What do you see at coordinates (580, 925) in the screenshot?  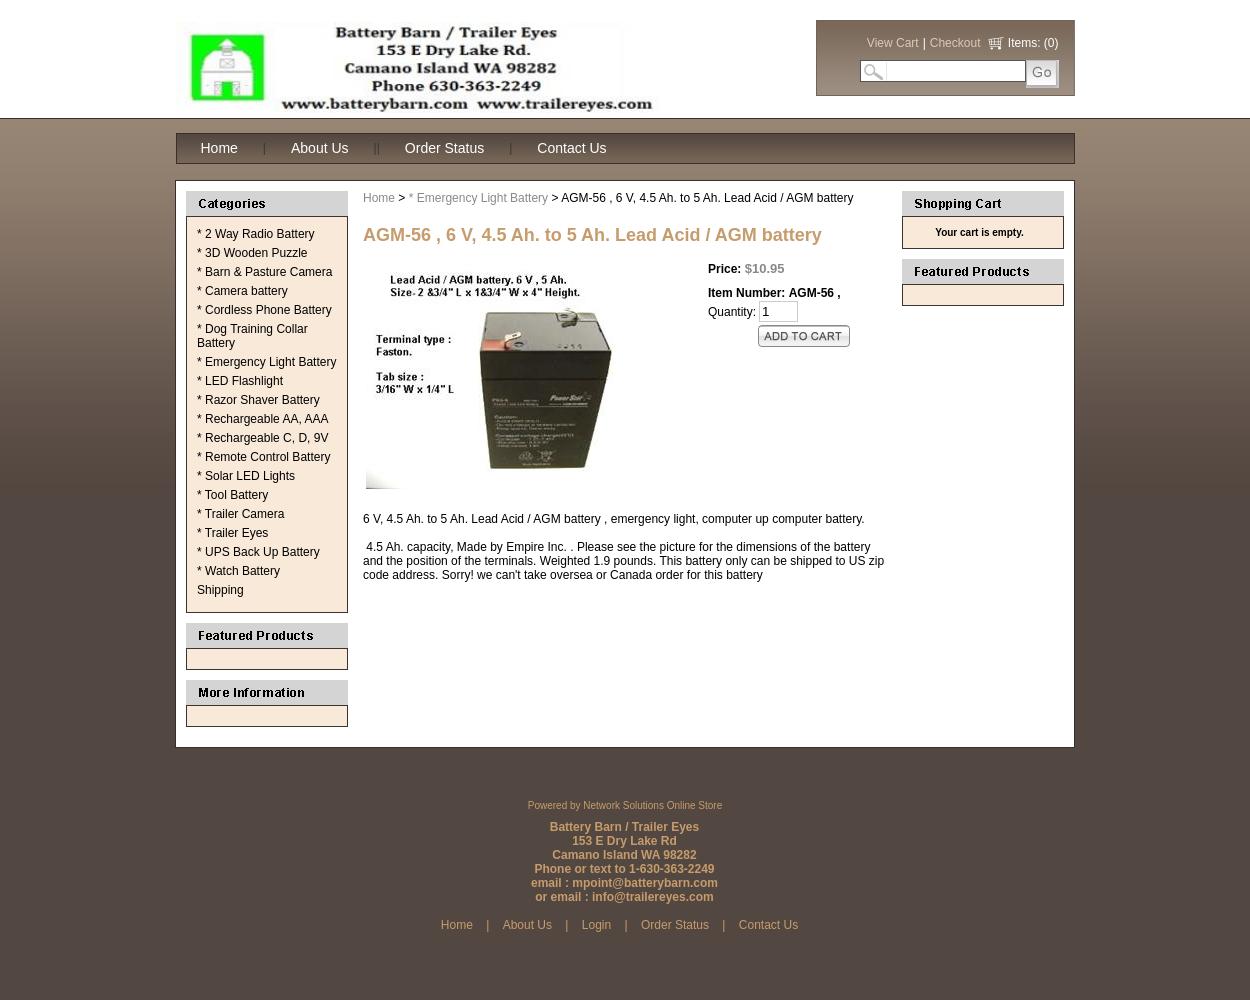 I see `'Login'` at bounding box center [580, 925].